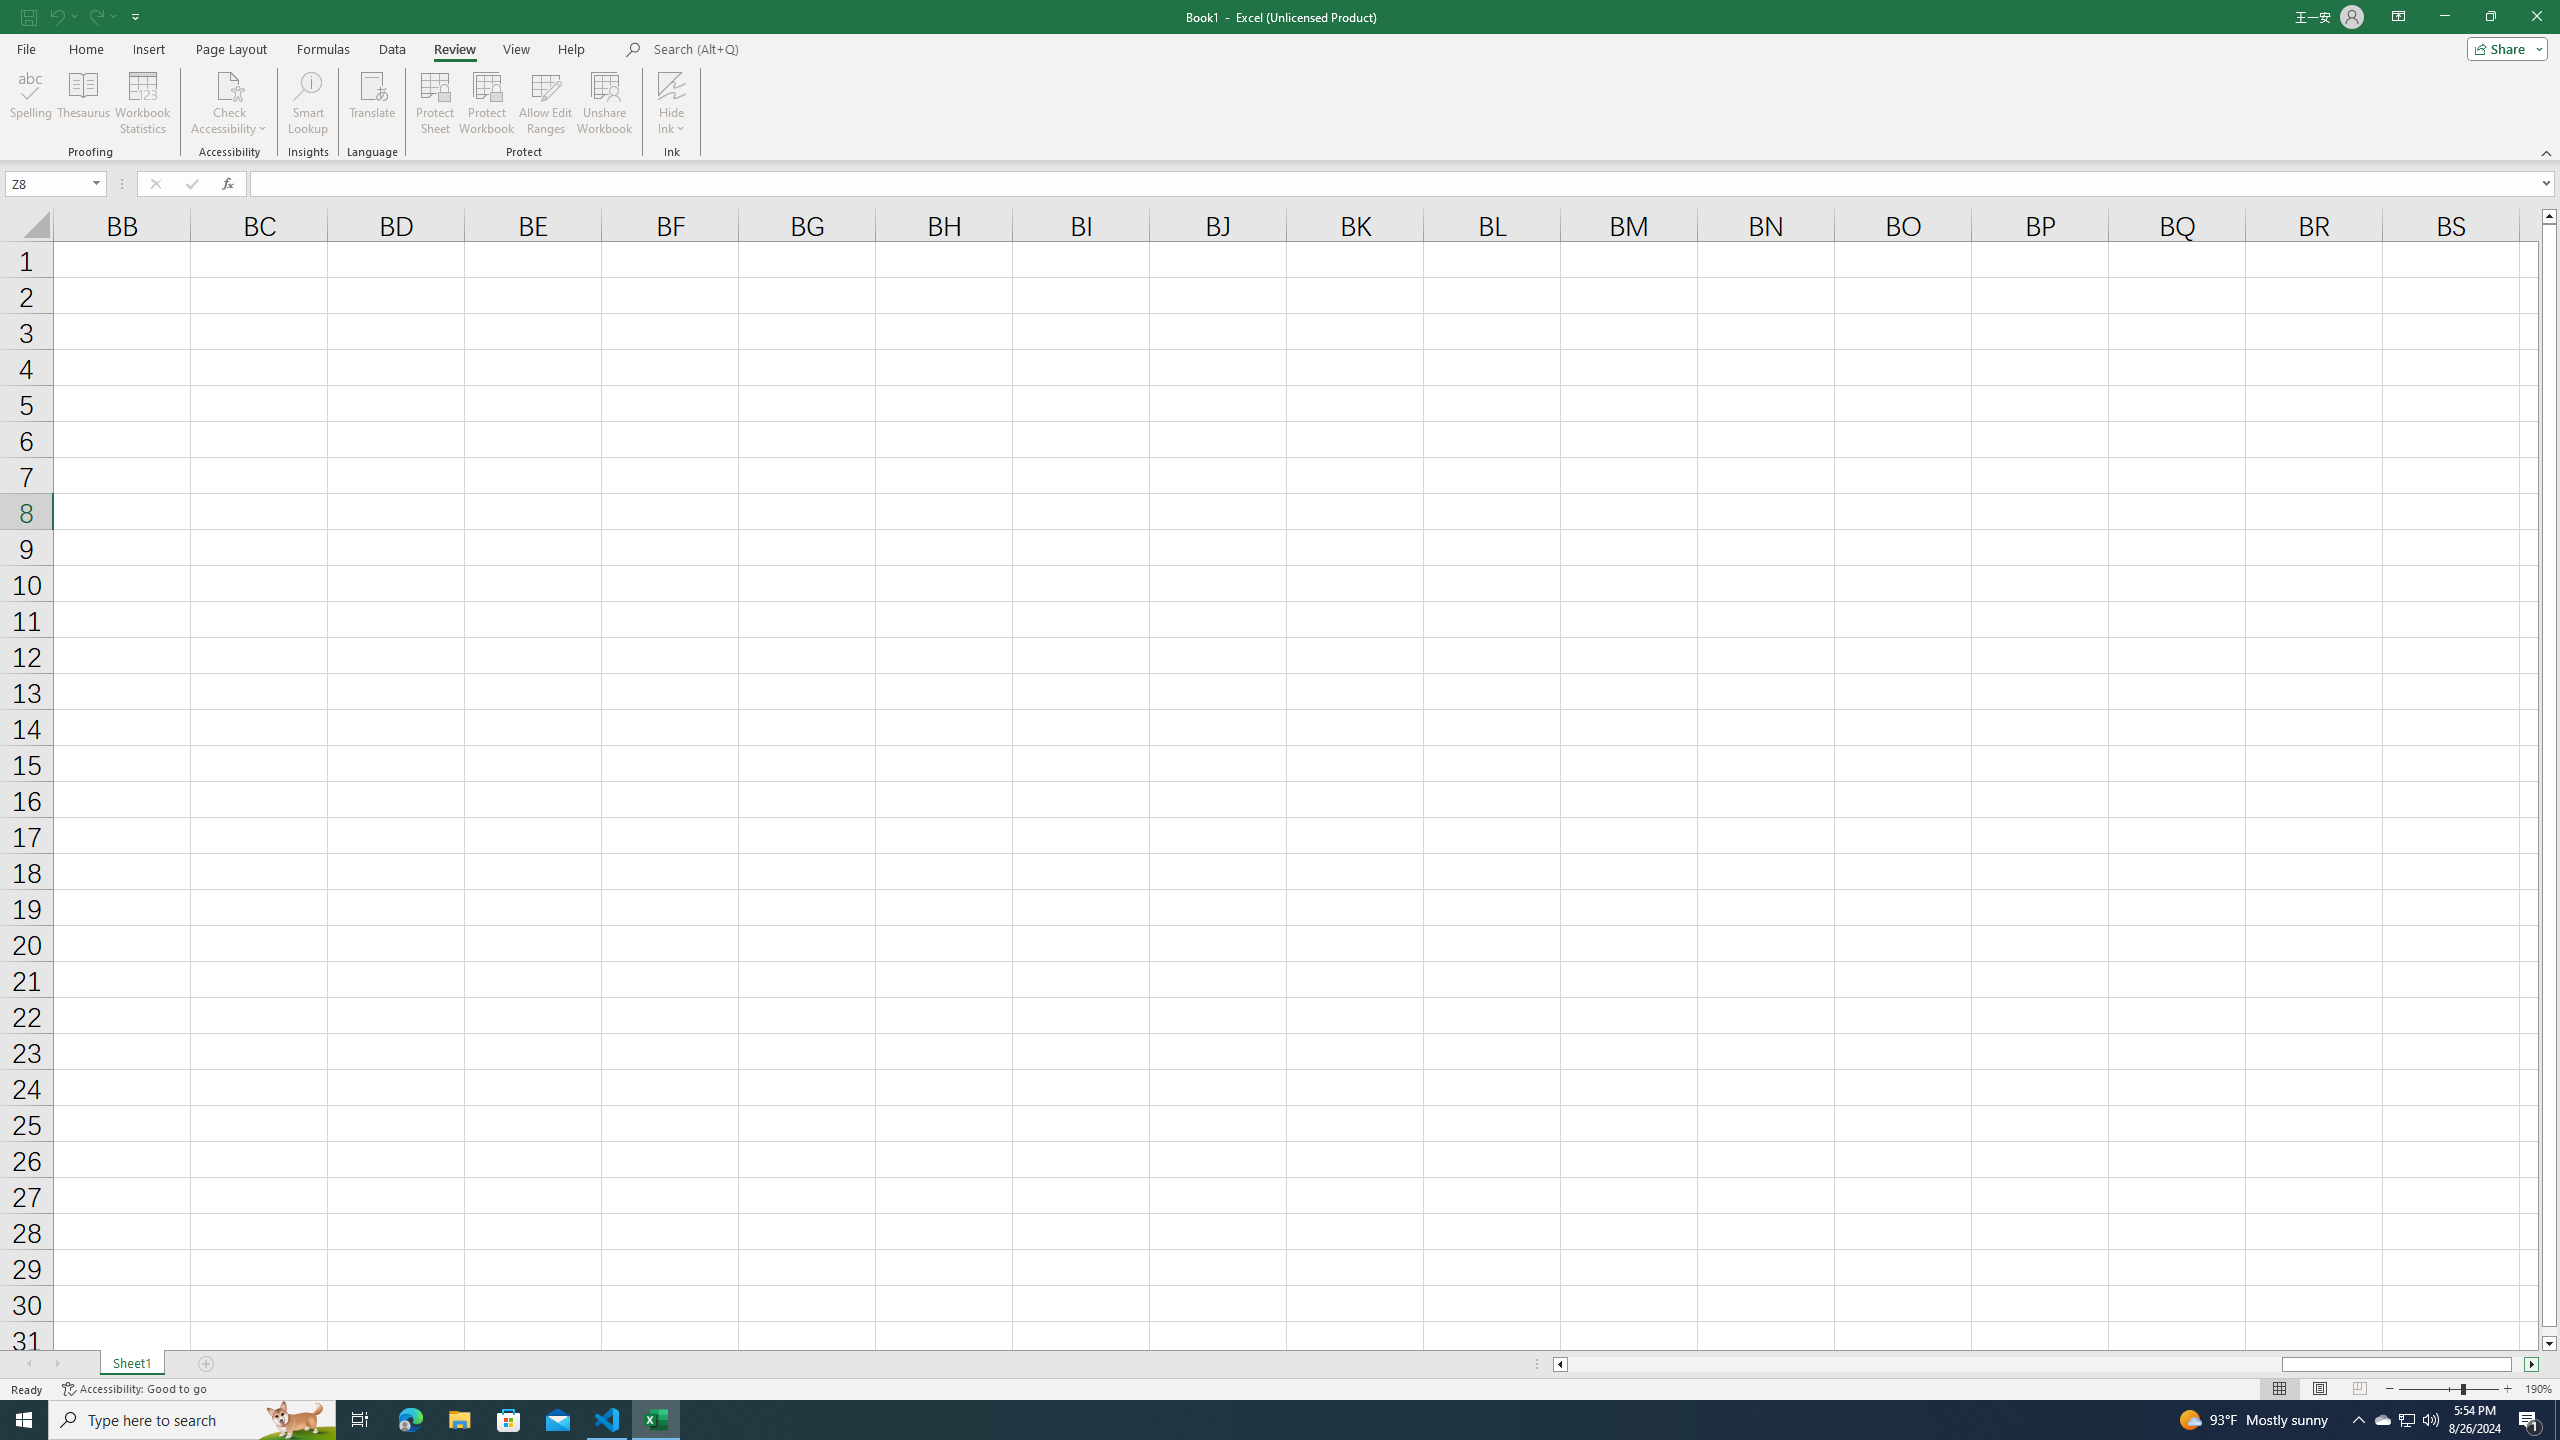 The width and height of the screenshot is (2560, 1440). What do you see at coordinates (29, 103) in the screenshot?
I see `'Spelling...'` at bounding box center [29, 103].